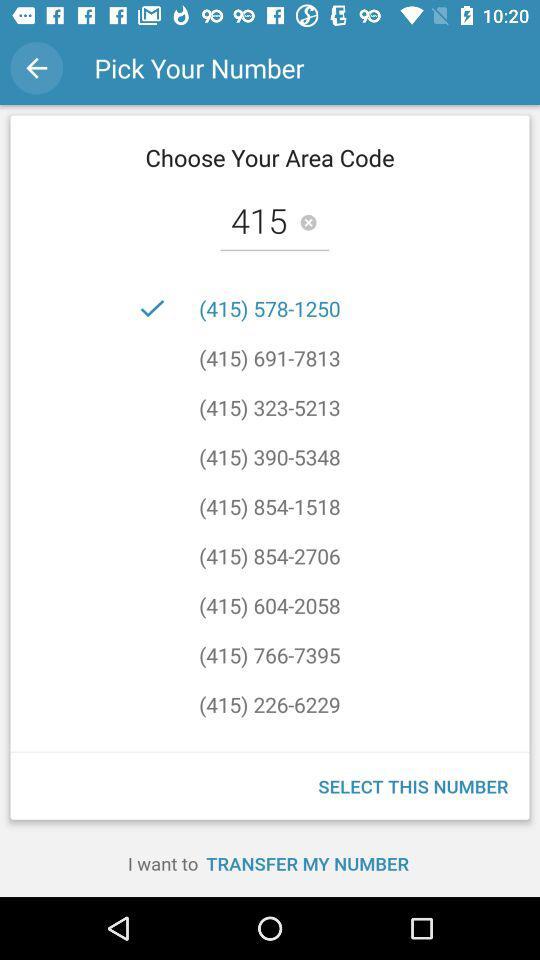 This screenshot has width=540, height=960. I want to click on icon next to the i want to icon, so click(307, 862).